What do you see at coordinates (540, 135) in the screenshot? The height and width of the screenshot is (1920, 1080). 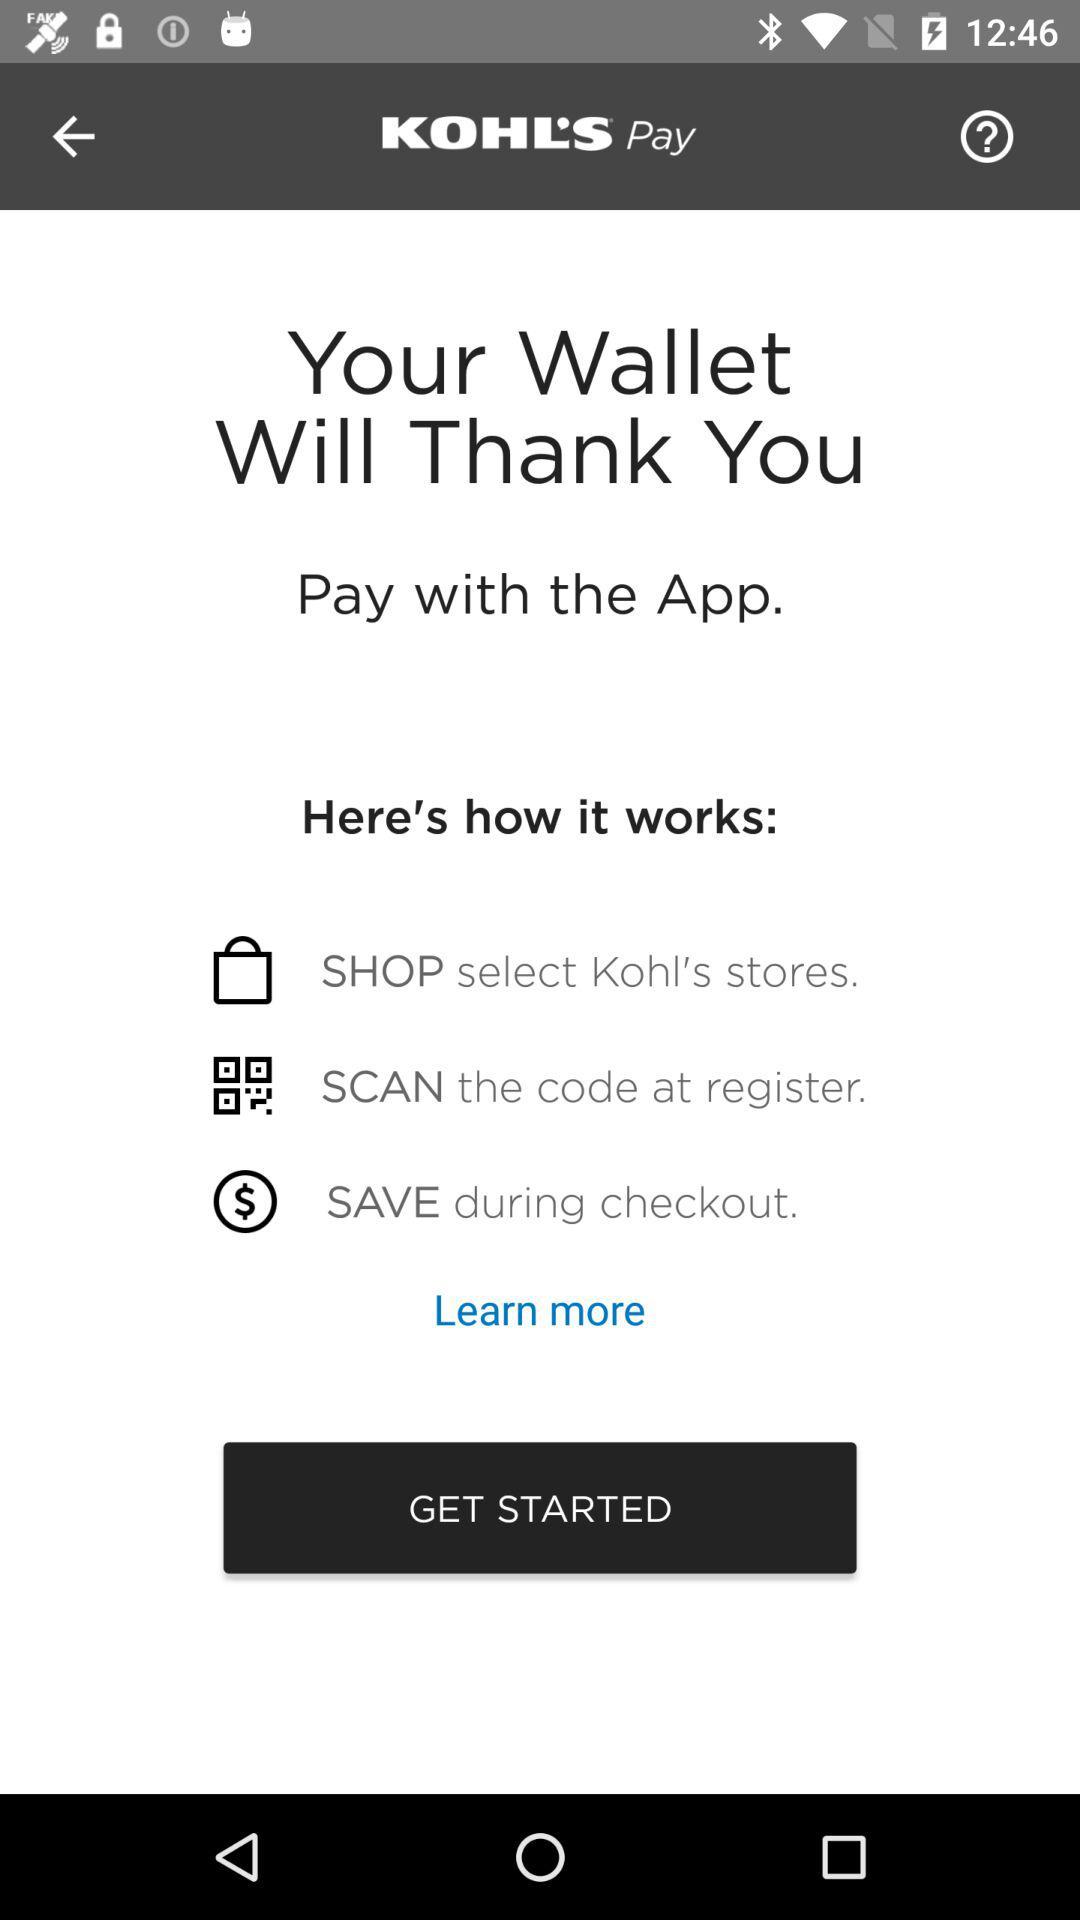 I see `go kohls pay` at bounding box center [540, 135].